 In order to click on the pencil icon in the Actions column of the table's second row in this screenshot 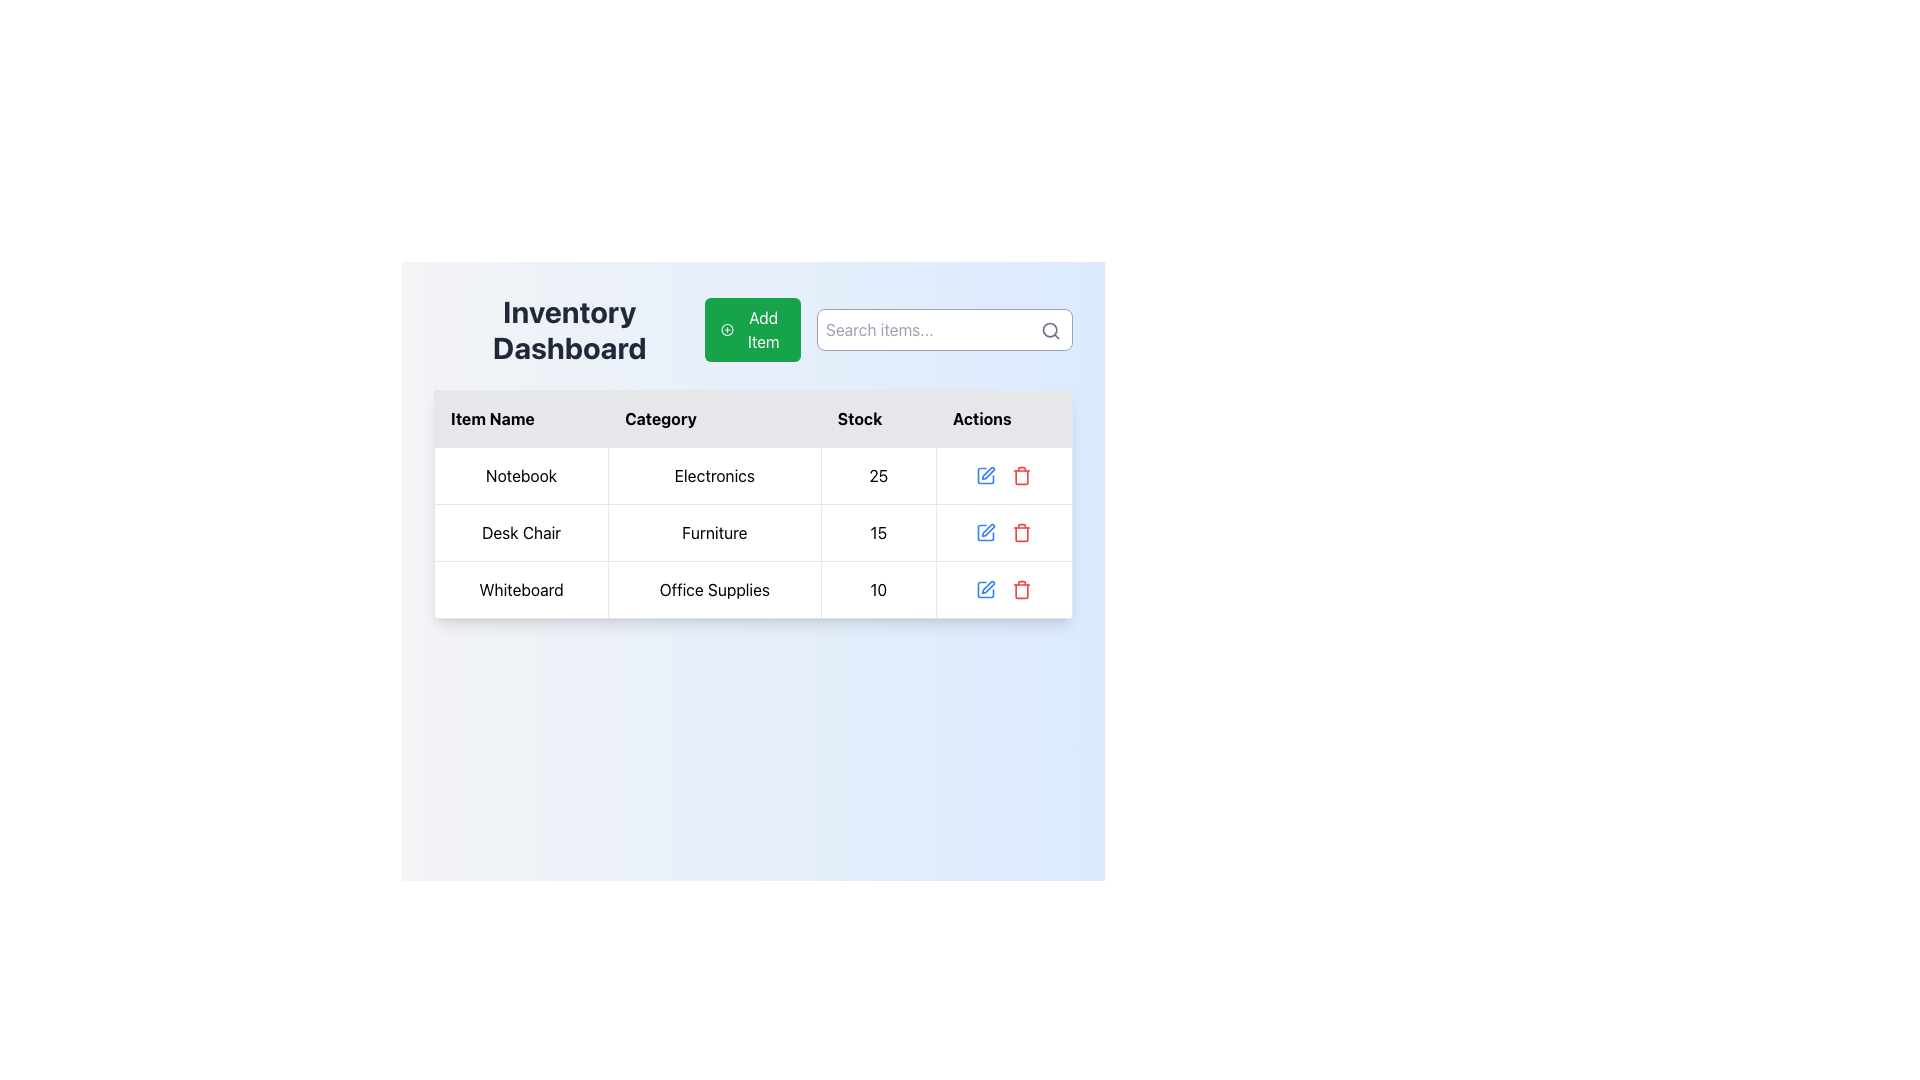, I will do `click(988, 529)`.